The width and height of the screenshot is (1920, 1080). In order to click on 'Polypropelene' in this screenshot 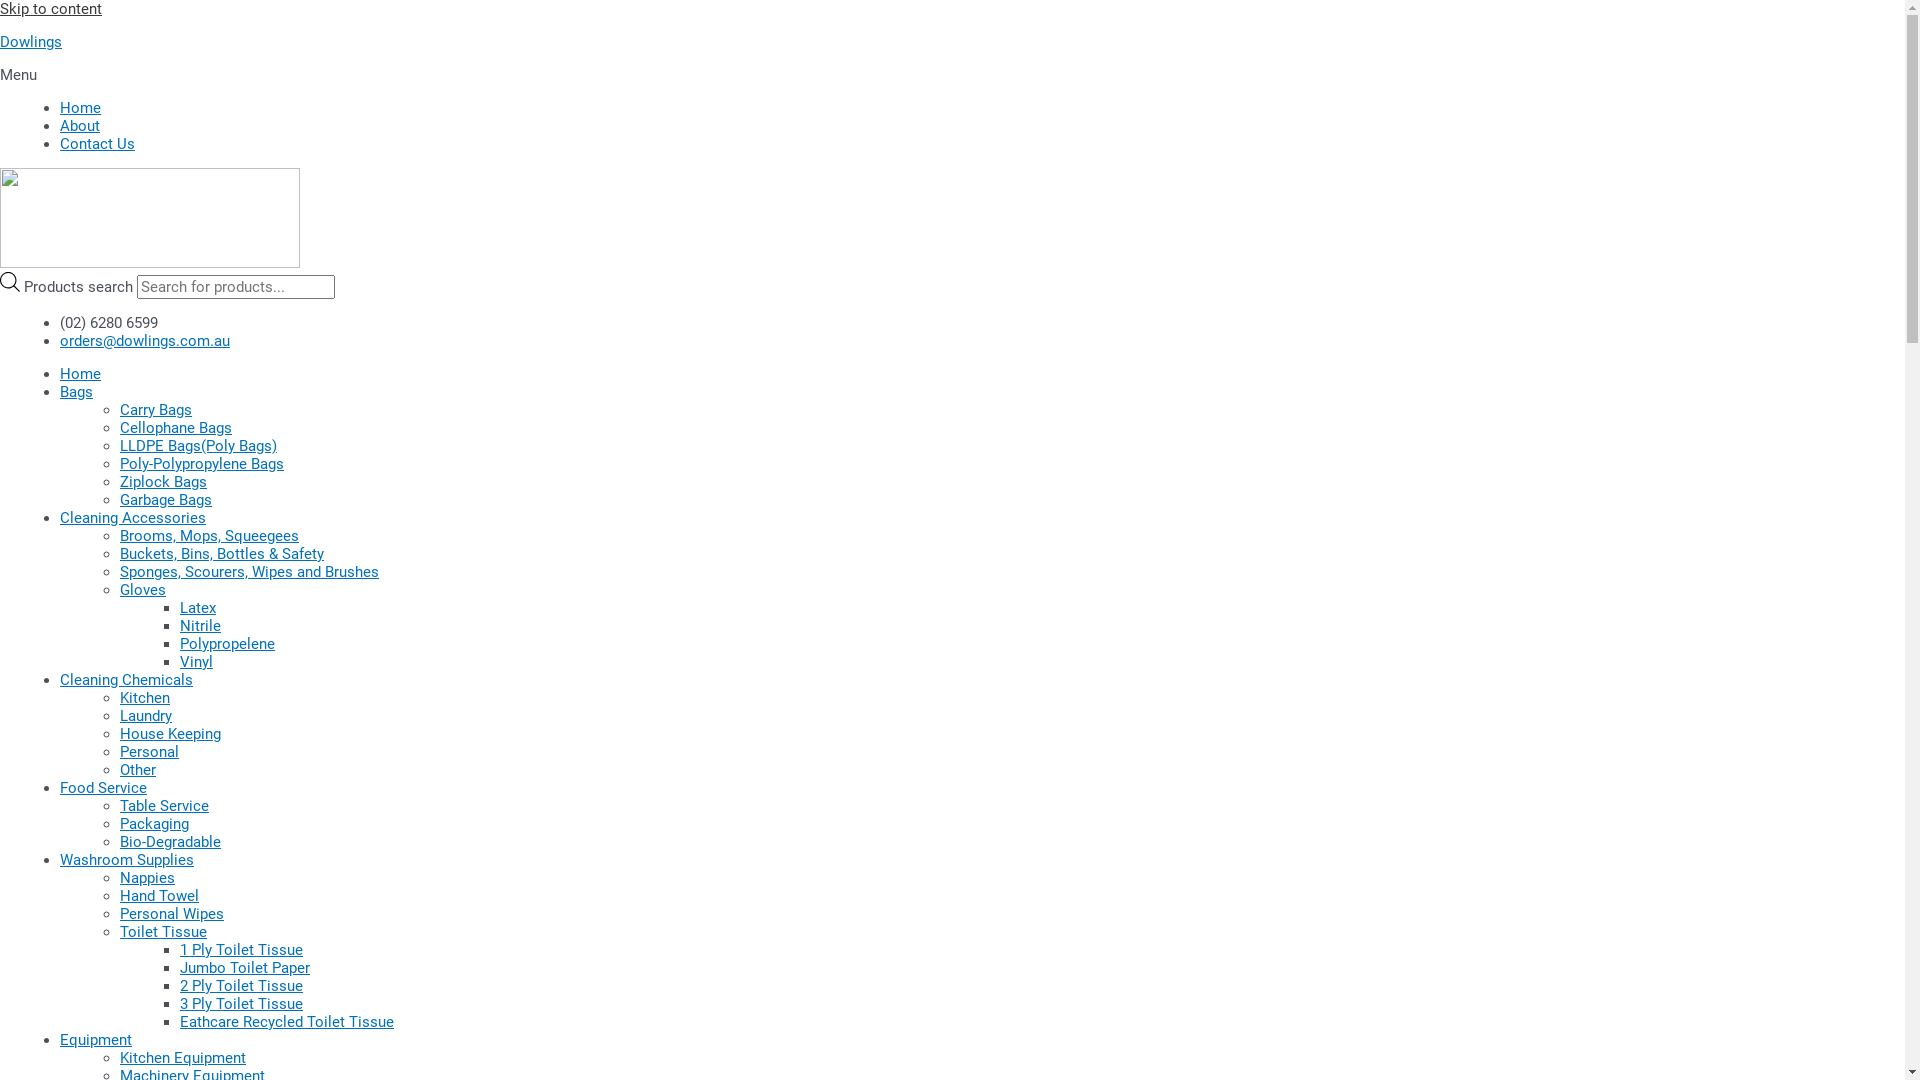, I will do `click(227, 644)`.